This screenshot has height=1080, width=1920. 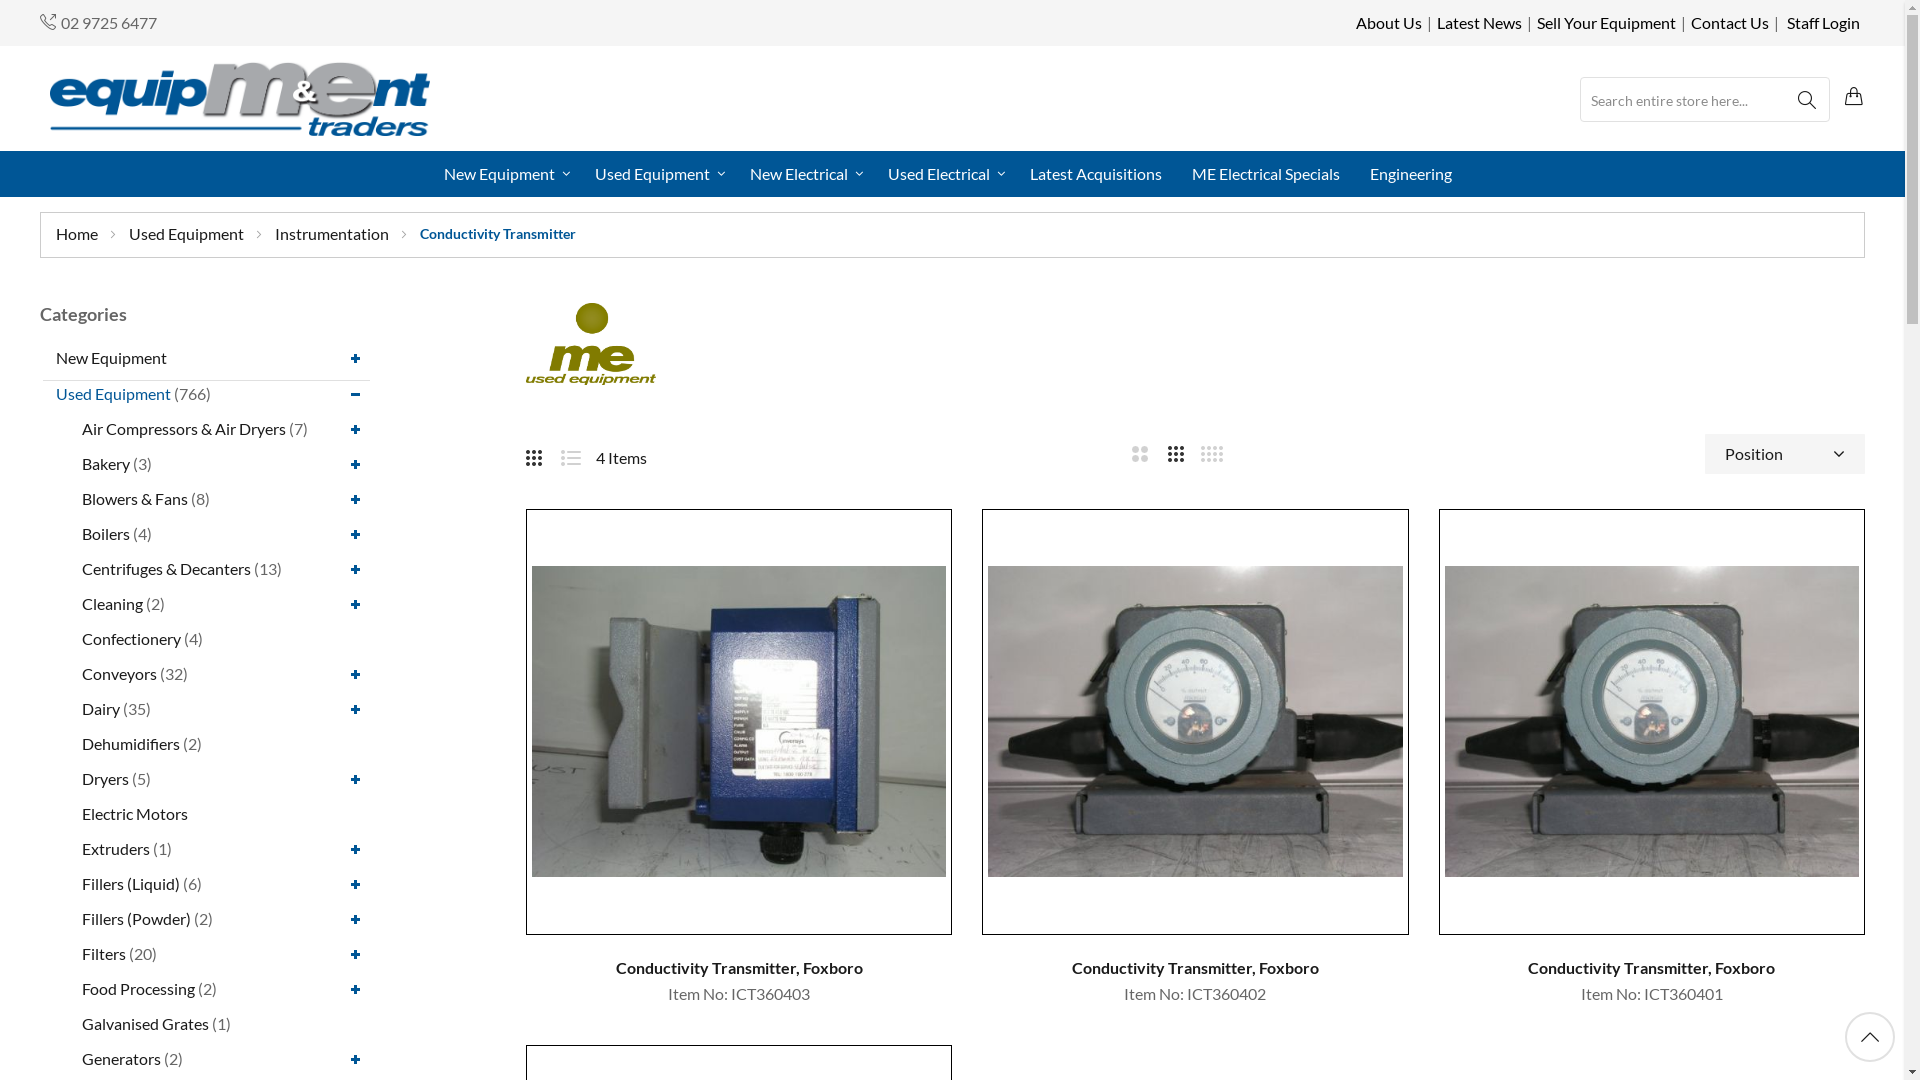 I want to click on 'About Us', so click(x=1387, y=22).